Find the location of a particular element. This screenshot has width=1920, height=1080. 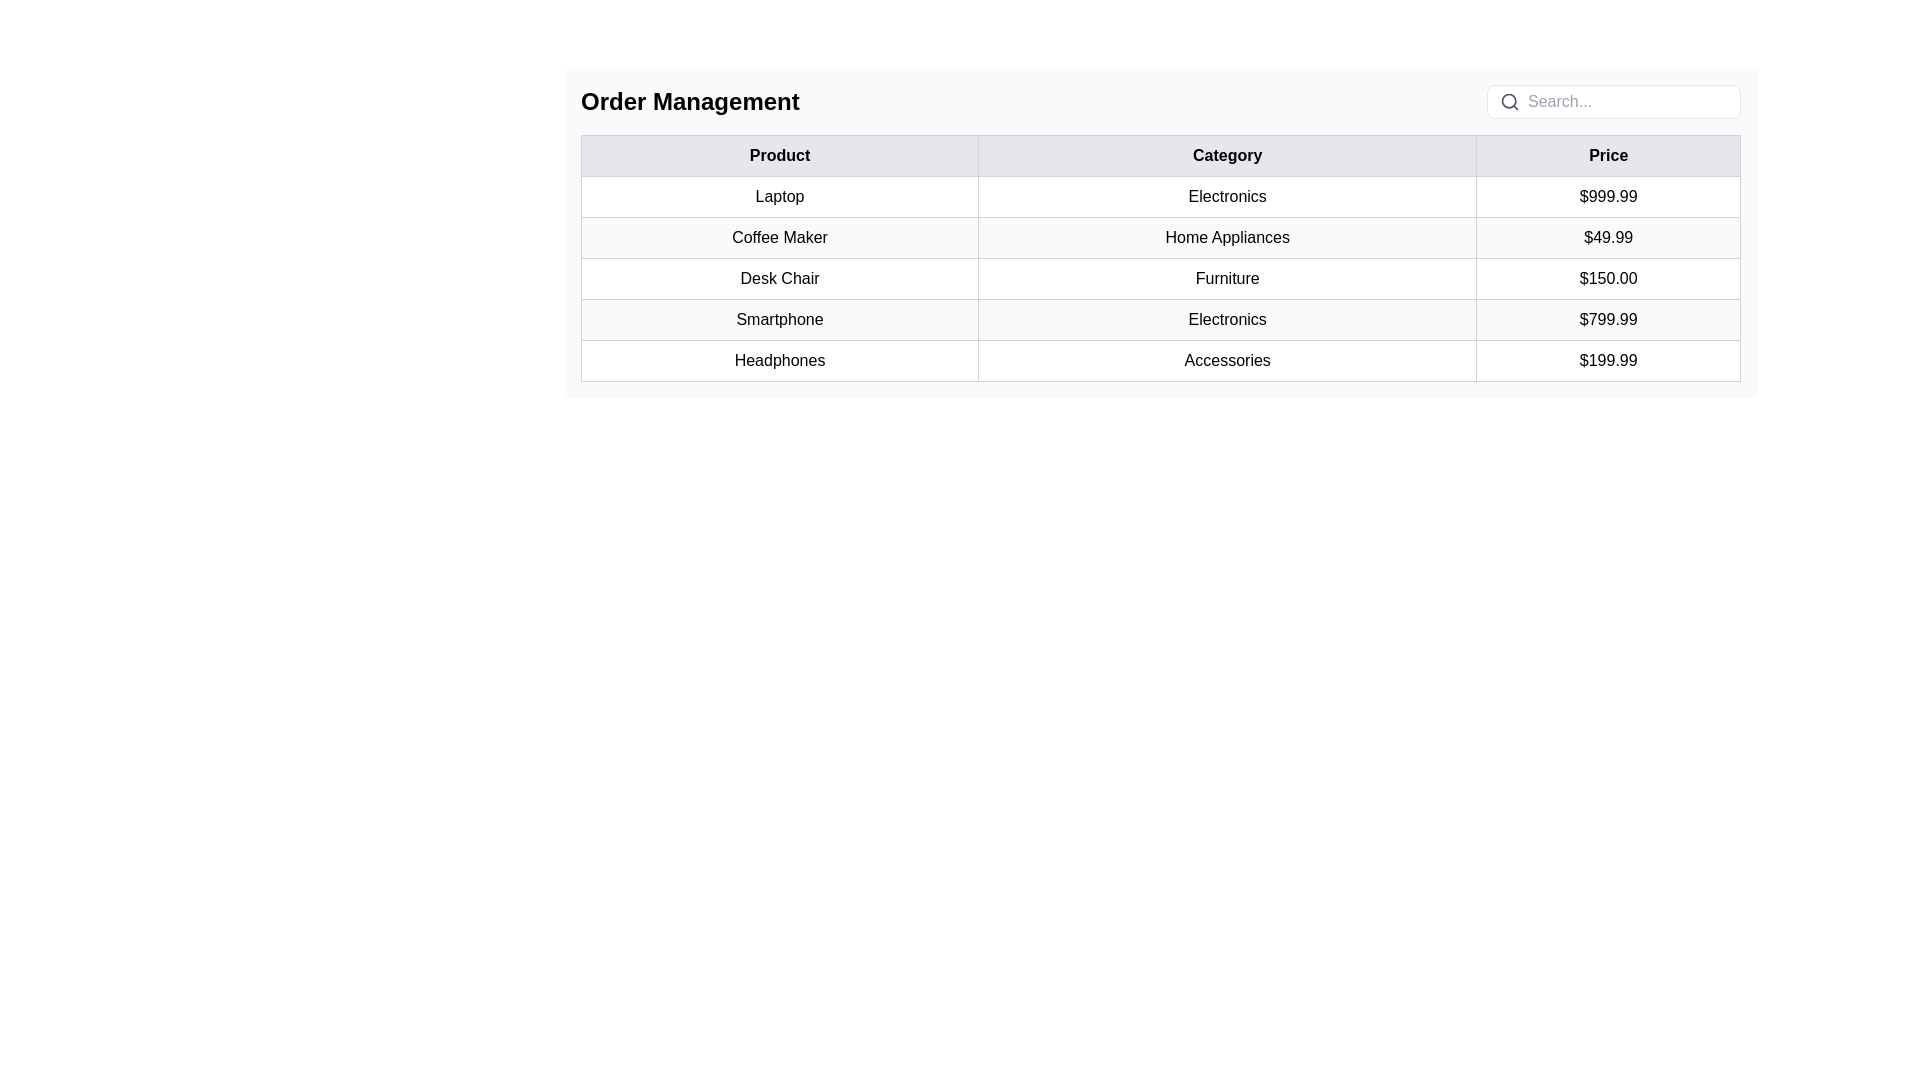

the read-only table cell element that indicates the product 'Laptop' belongs to the 'Electronics' category, located in the second column under the 'Category' header is located at coordinates (1226, 196).